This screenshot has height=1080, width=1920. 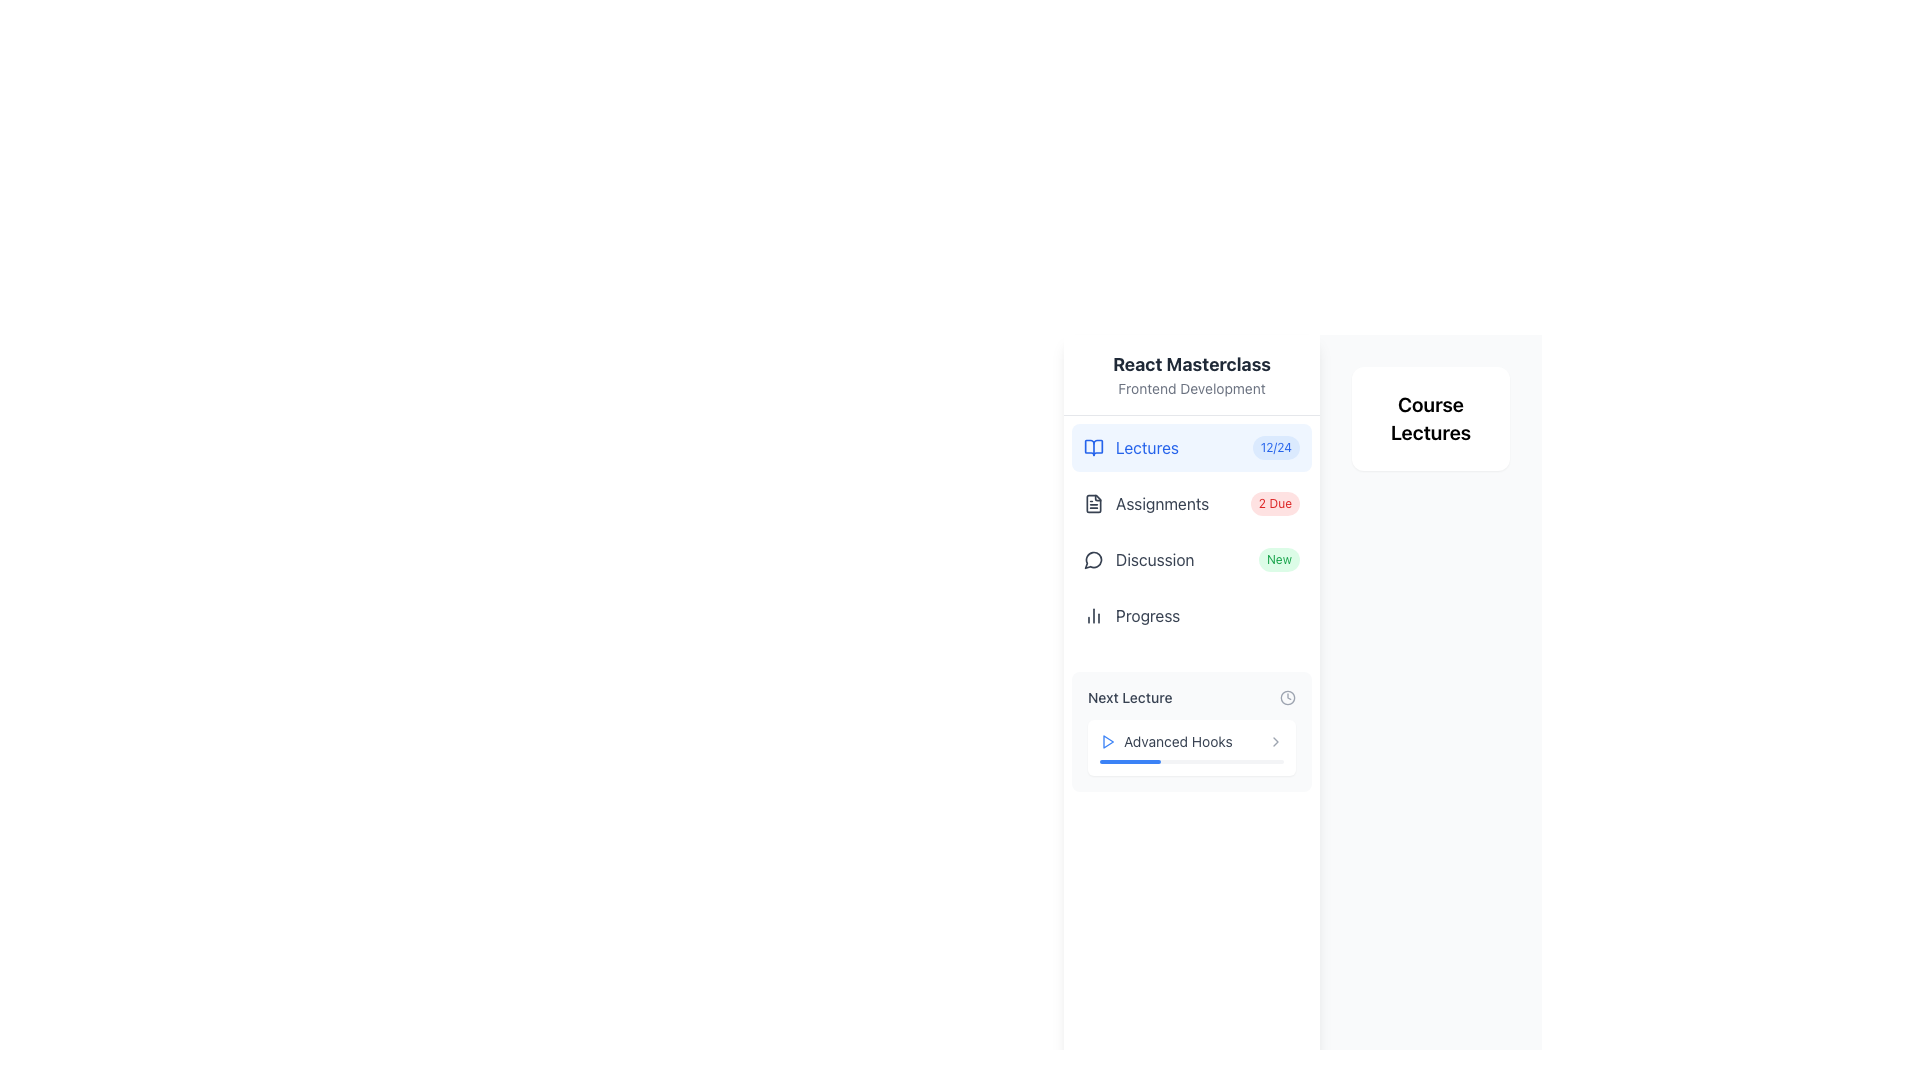 What do you see at coordinates (1191, 732) in the screenshot?
I see `the 'Next Lecture' informational panel located` at bounding box center [1191, 732].